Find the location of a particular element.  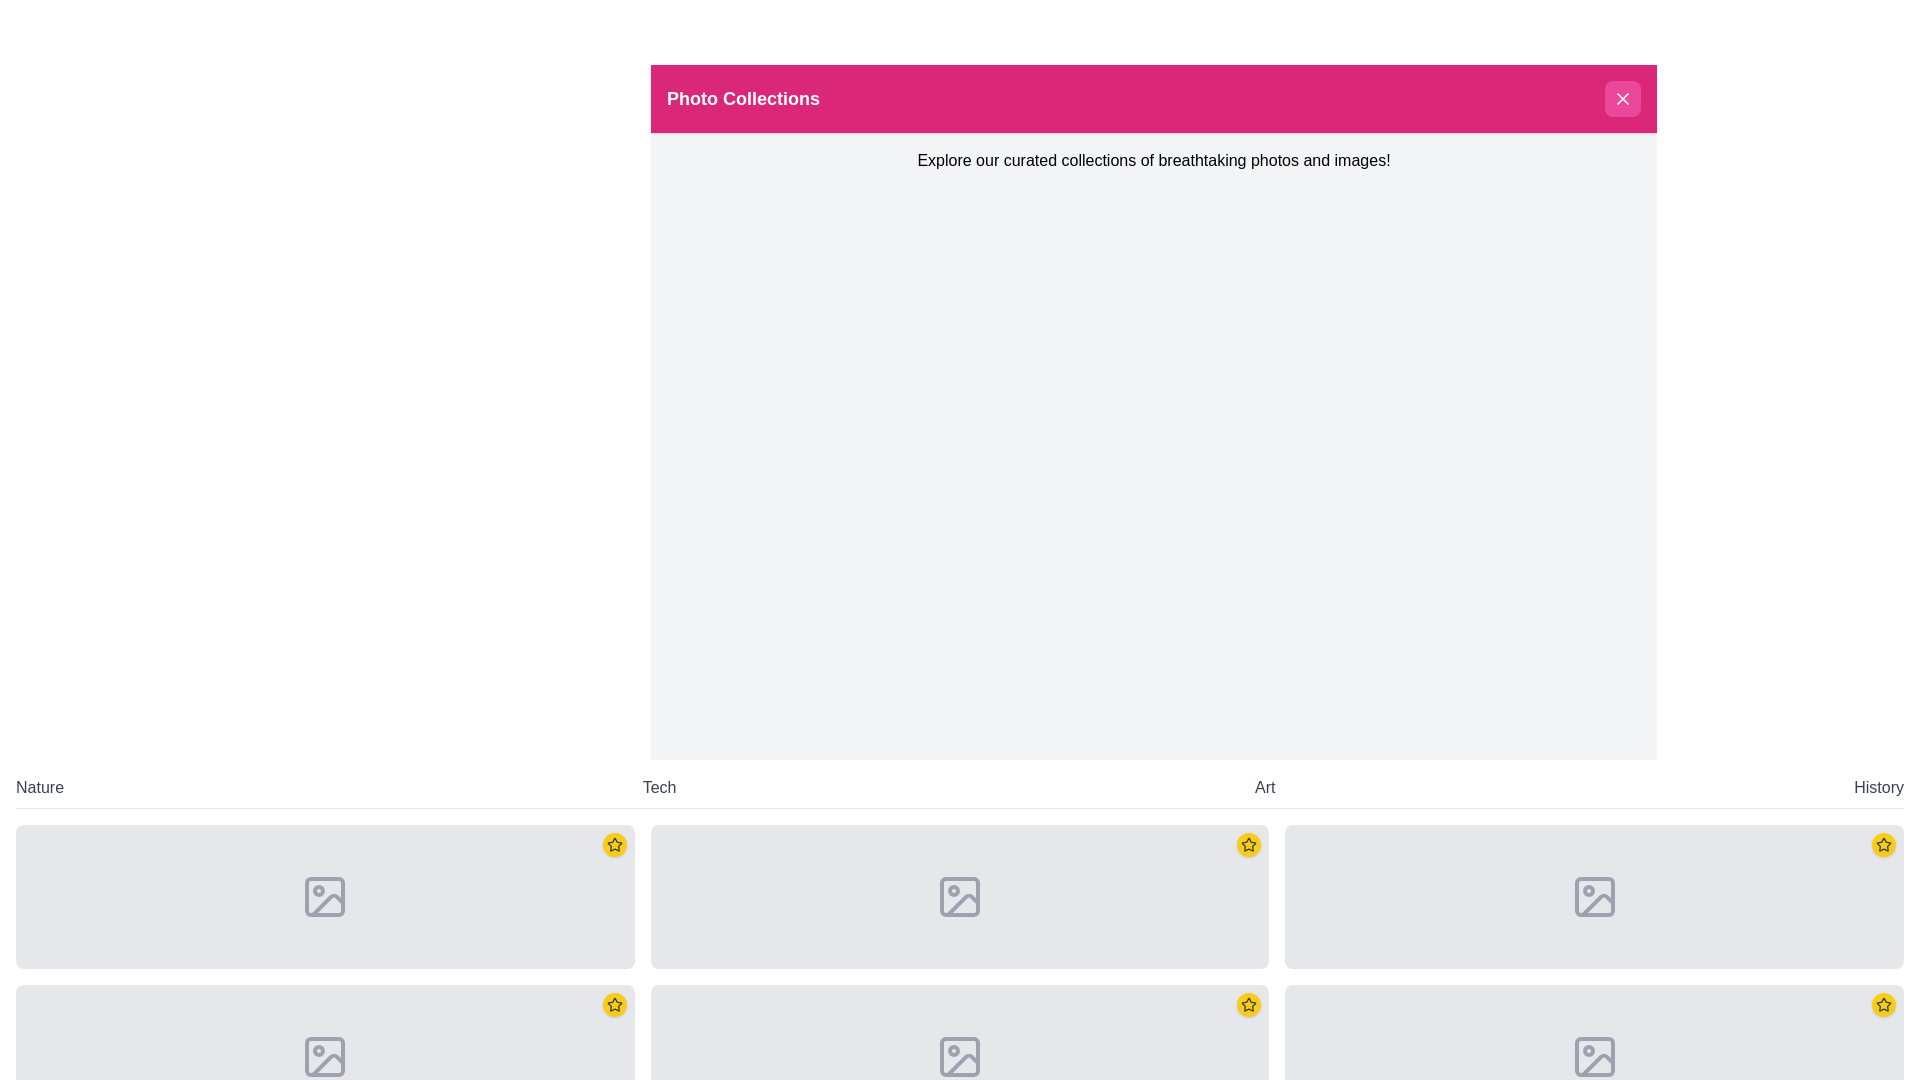

the icon placeholder located in the fourth column of the second row within the grid layout is located at coordinates (960, 1055).